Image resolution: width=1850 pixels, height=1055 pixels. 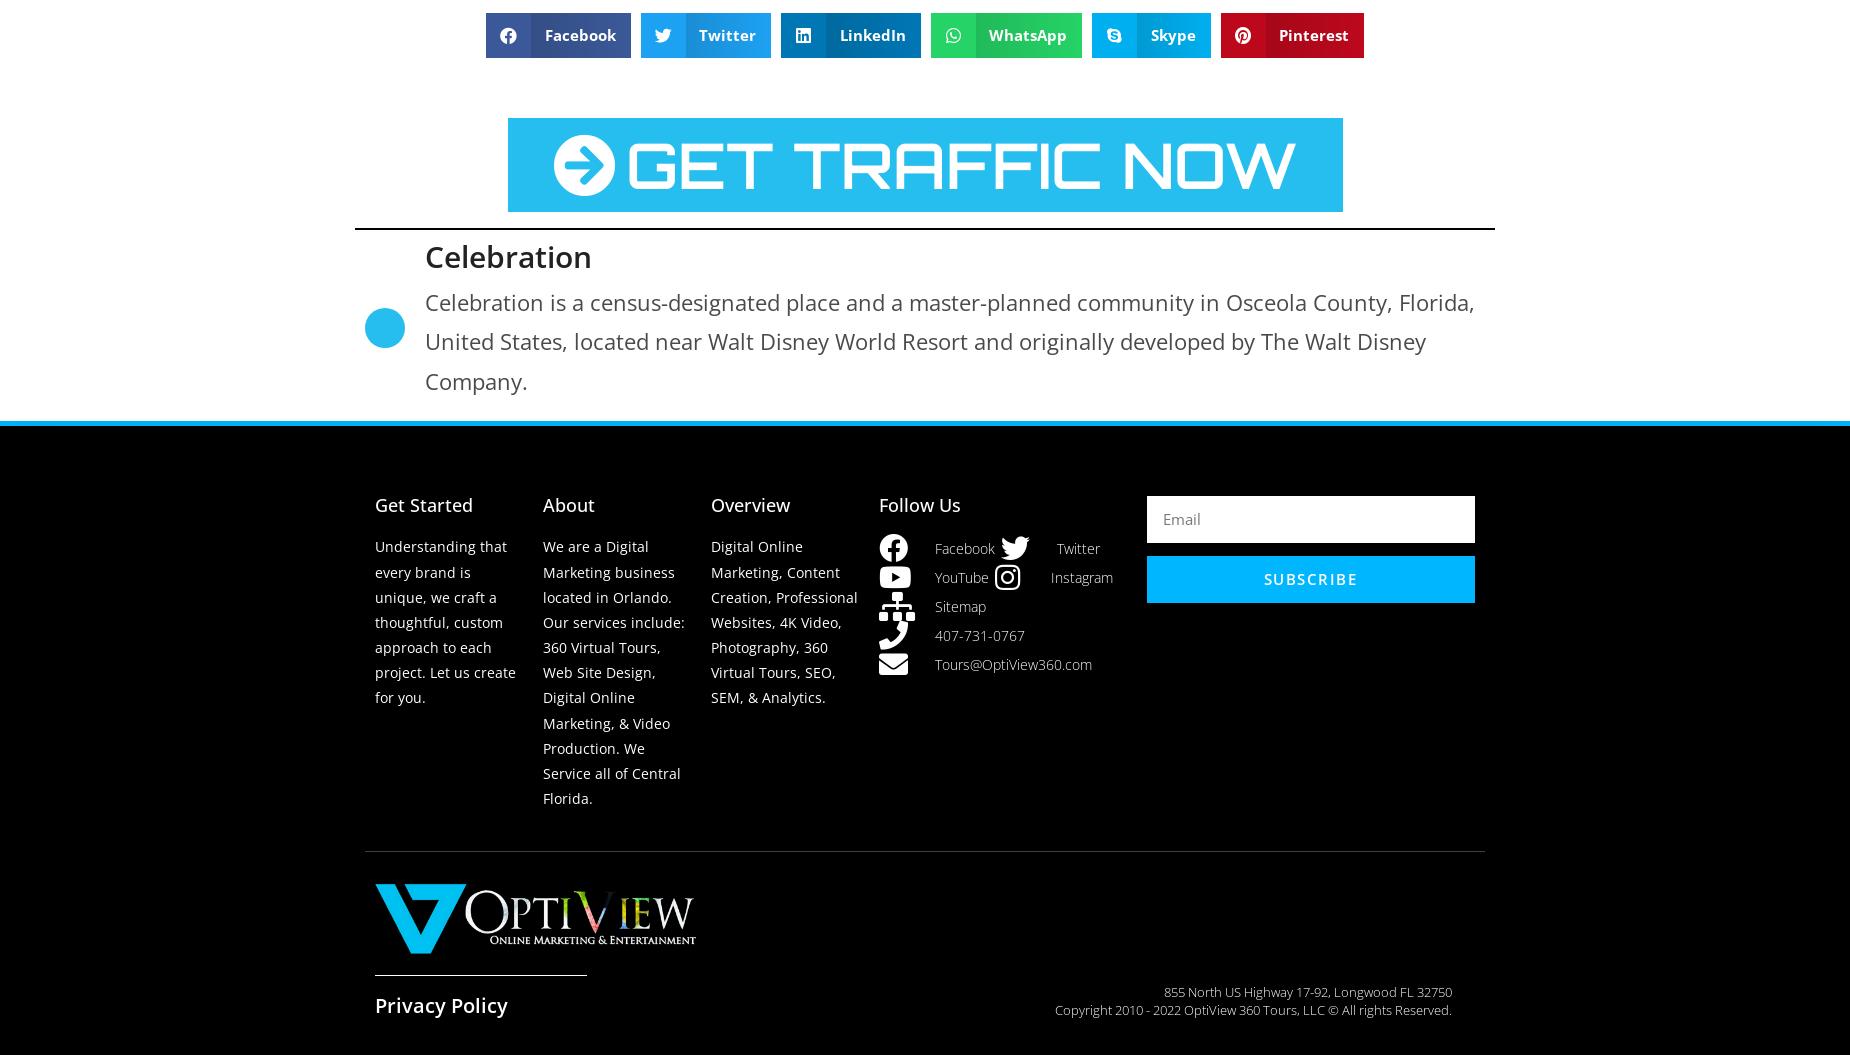 What do you see at coordinates (959, 606) in the screenshot?
I see `'Sitemap'` at bounding box center [959, 606].